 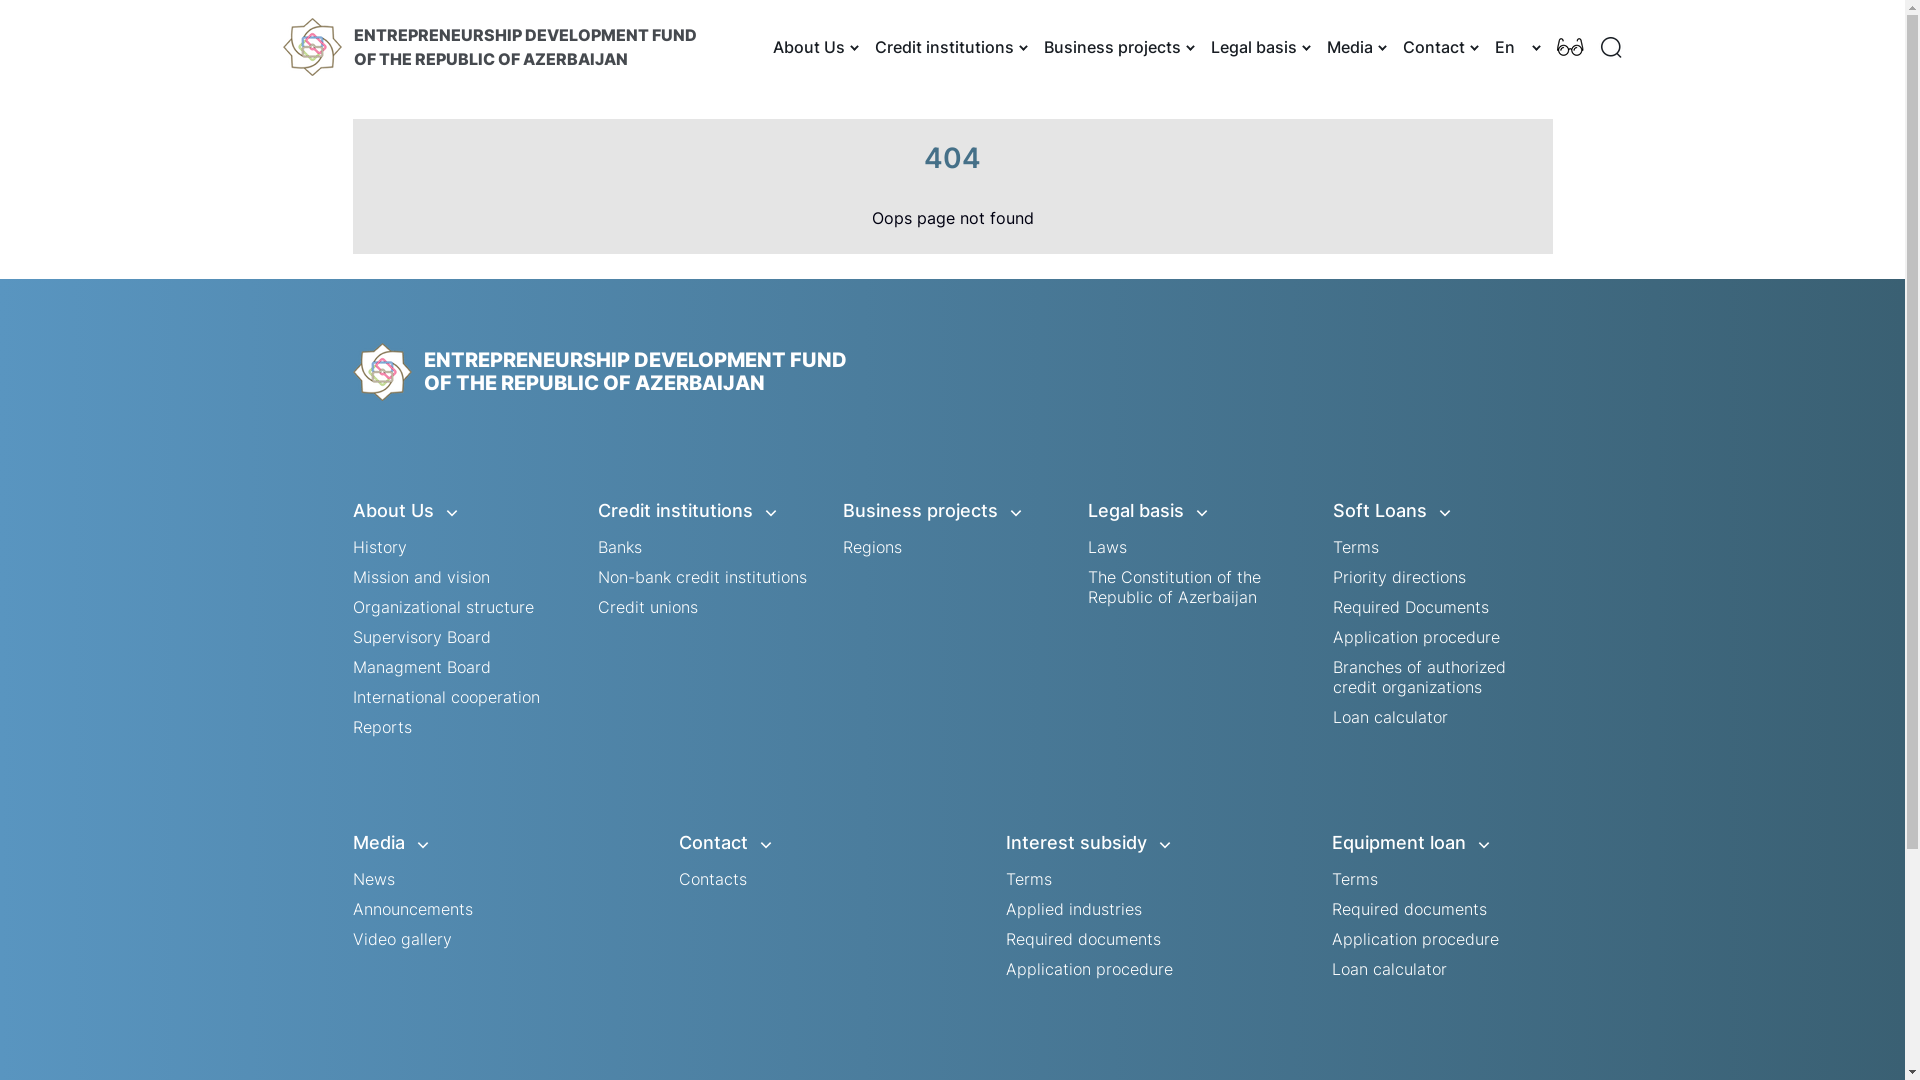 What do you see at coordinates (441, 605) in the screenshot?
I see `'Organizational structure'` at bounding box center [441, 605].